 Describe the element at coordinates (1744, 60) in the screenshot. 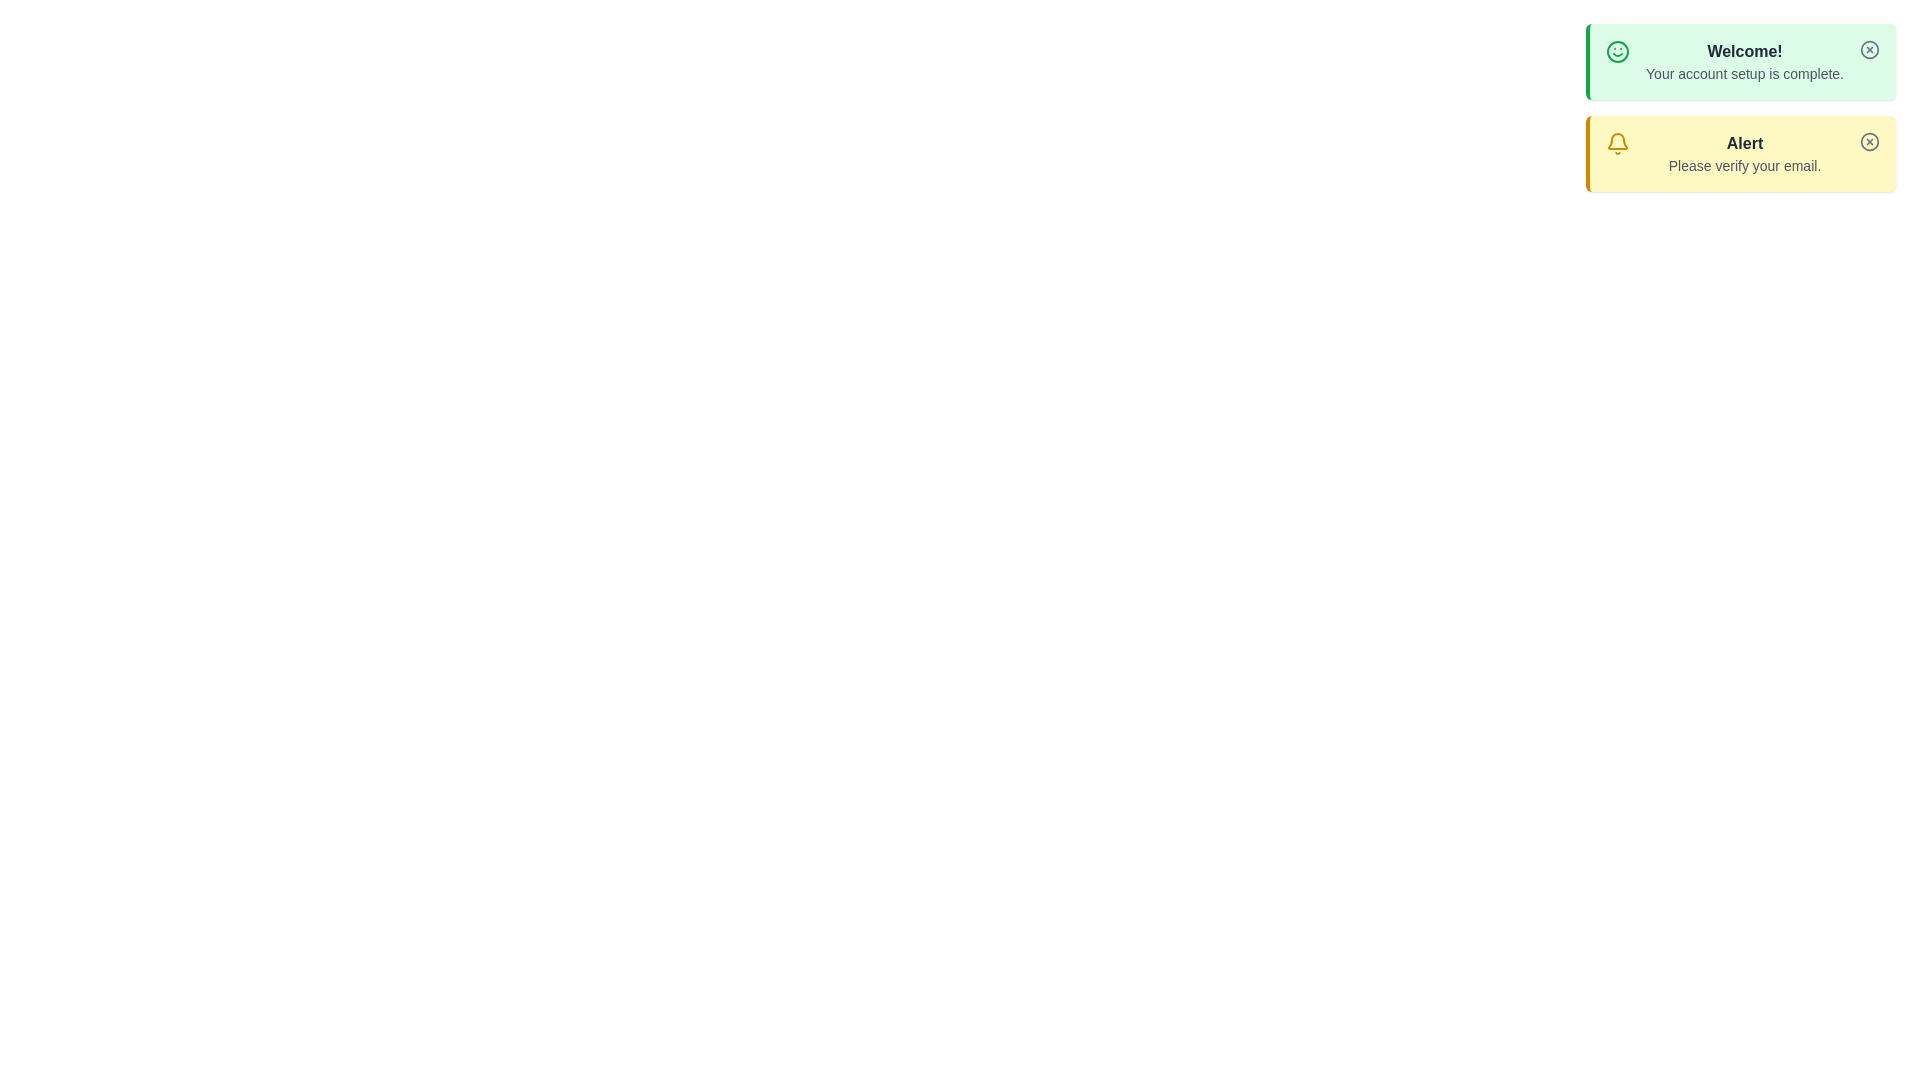

I see `the notification with title Welcome! to view its details` at that location.